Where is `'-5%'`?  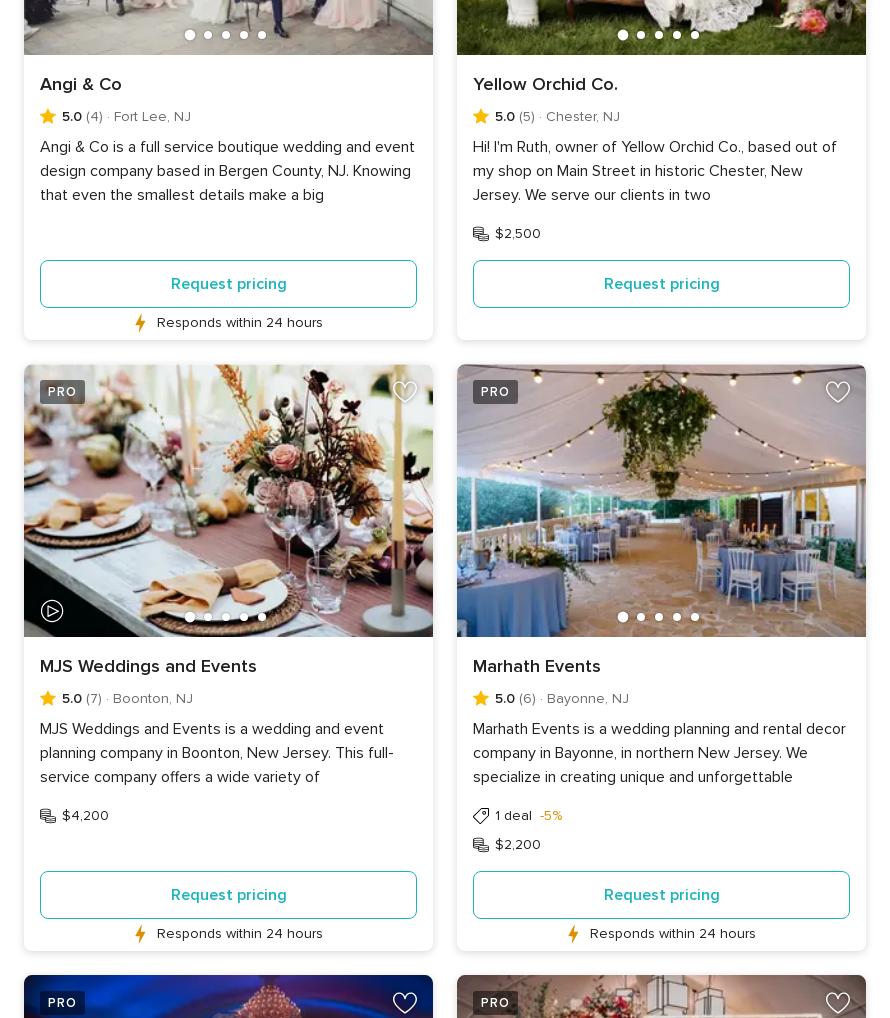
'-5%' is located at coordinates (537, 814).